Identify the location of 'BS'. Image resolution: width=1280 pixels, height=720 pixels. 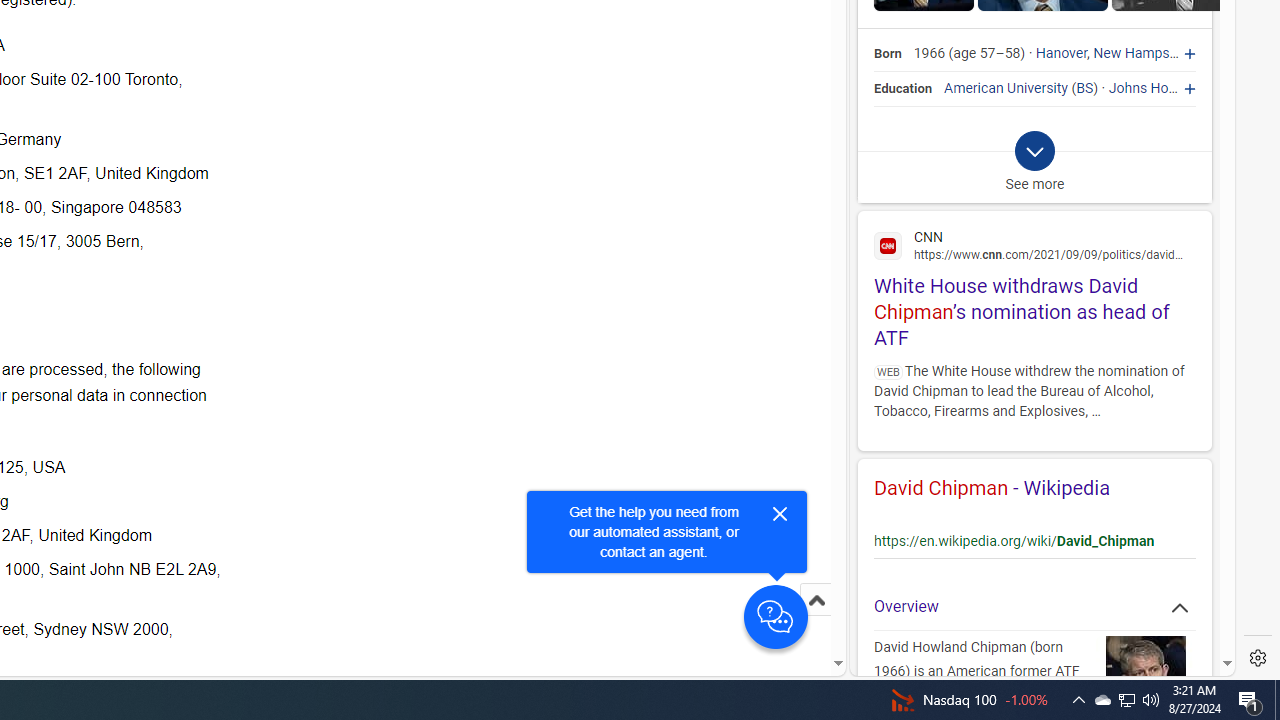
(1084, 87).